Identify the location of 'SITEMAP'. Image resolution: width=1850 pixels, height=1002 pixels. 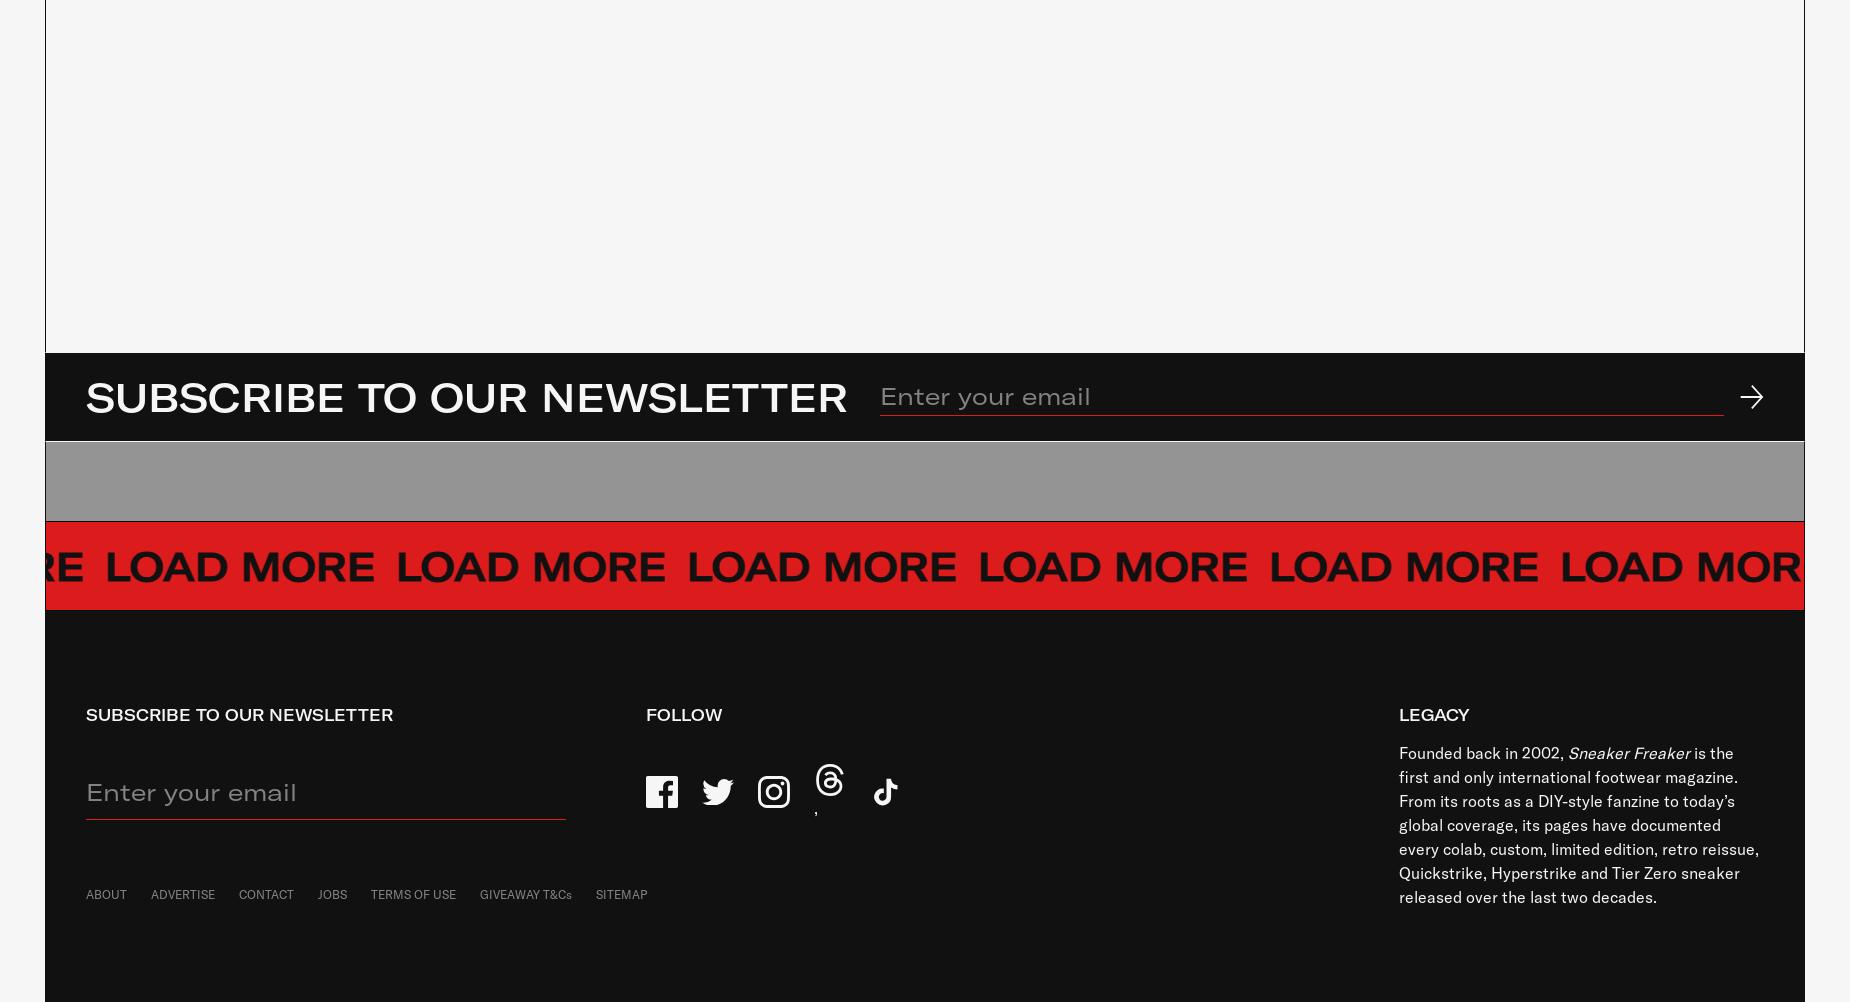
(621, 893).